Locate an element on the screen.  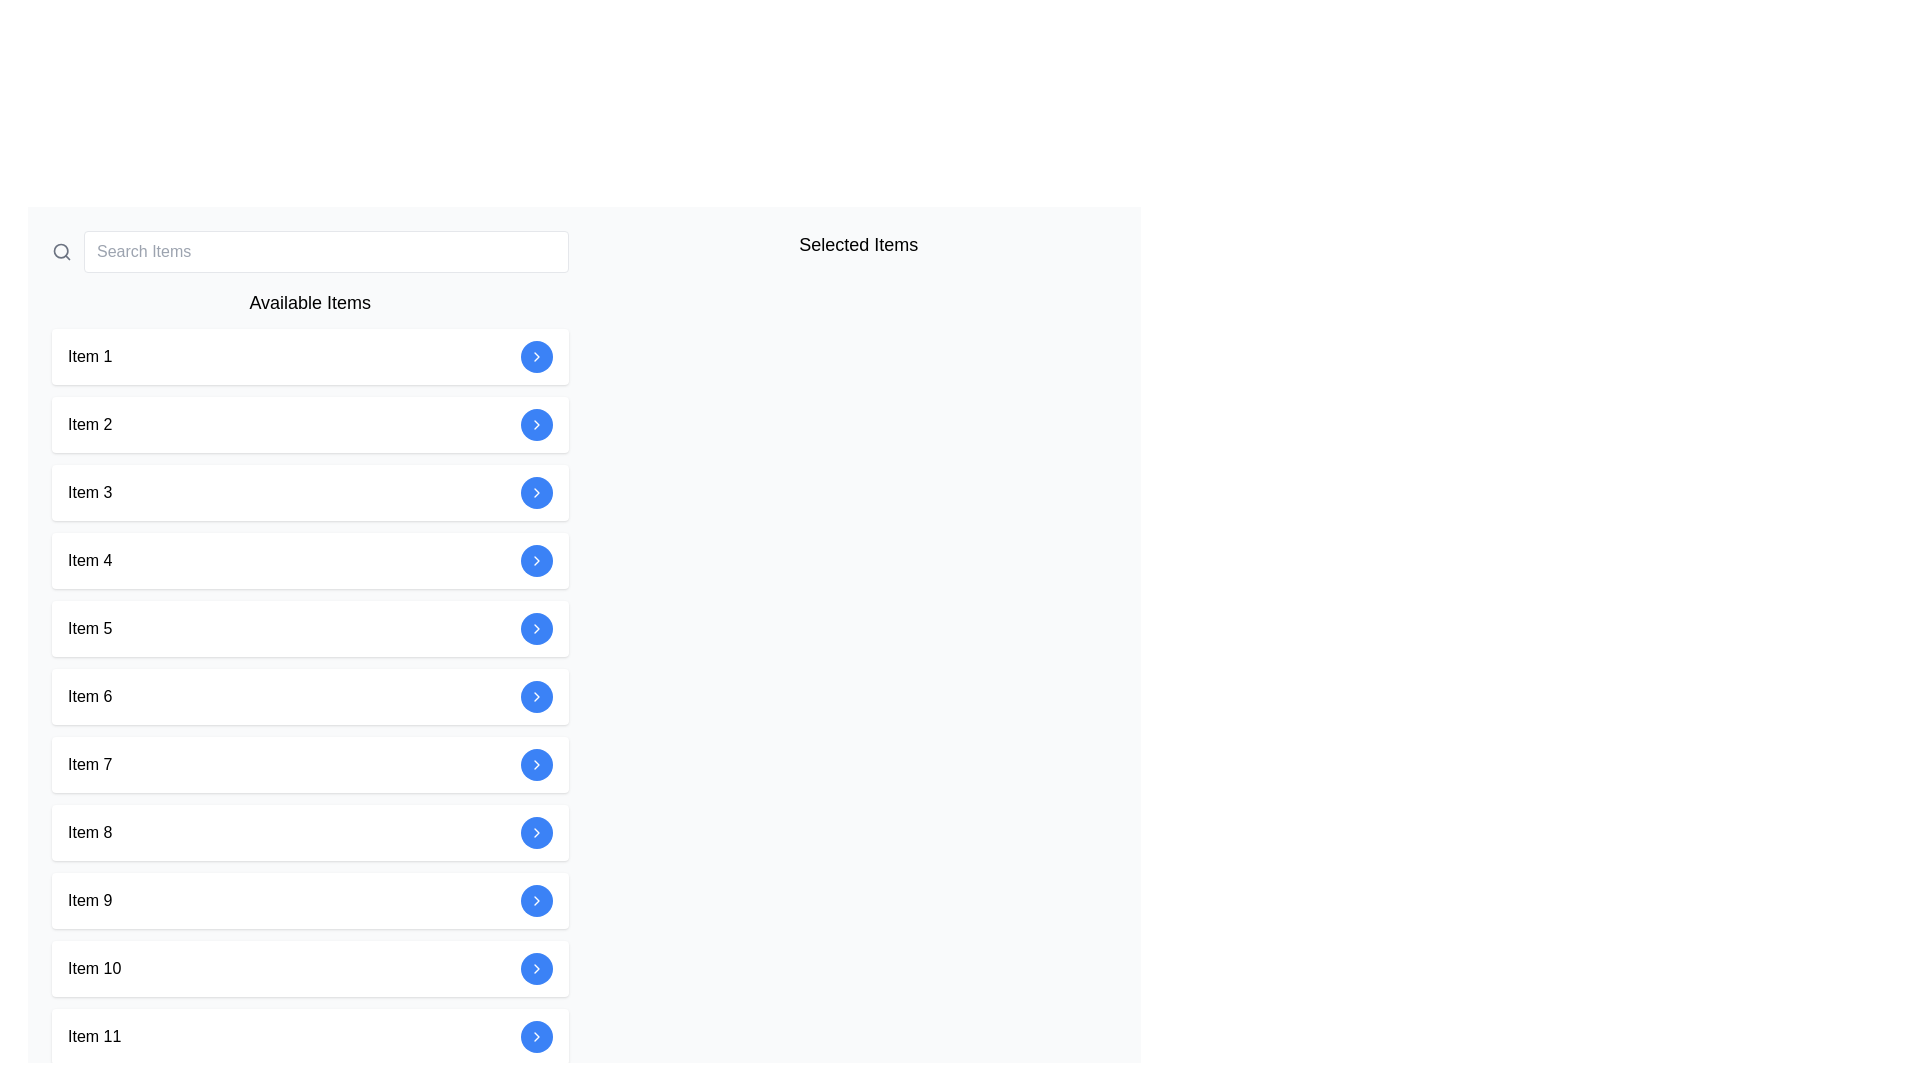
the button associated with 'Item 7' in the 'Available Items' list is located at coordinates (536, 764).